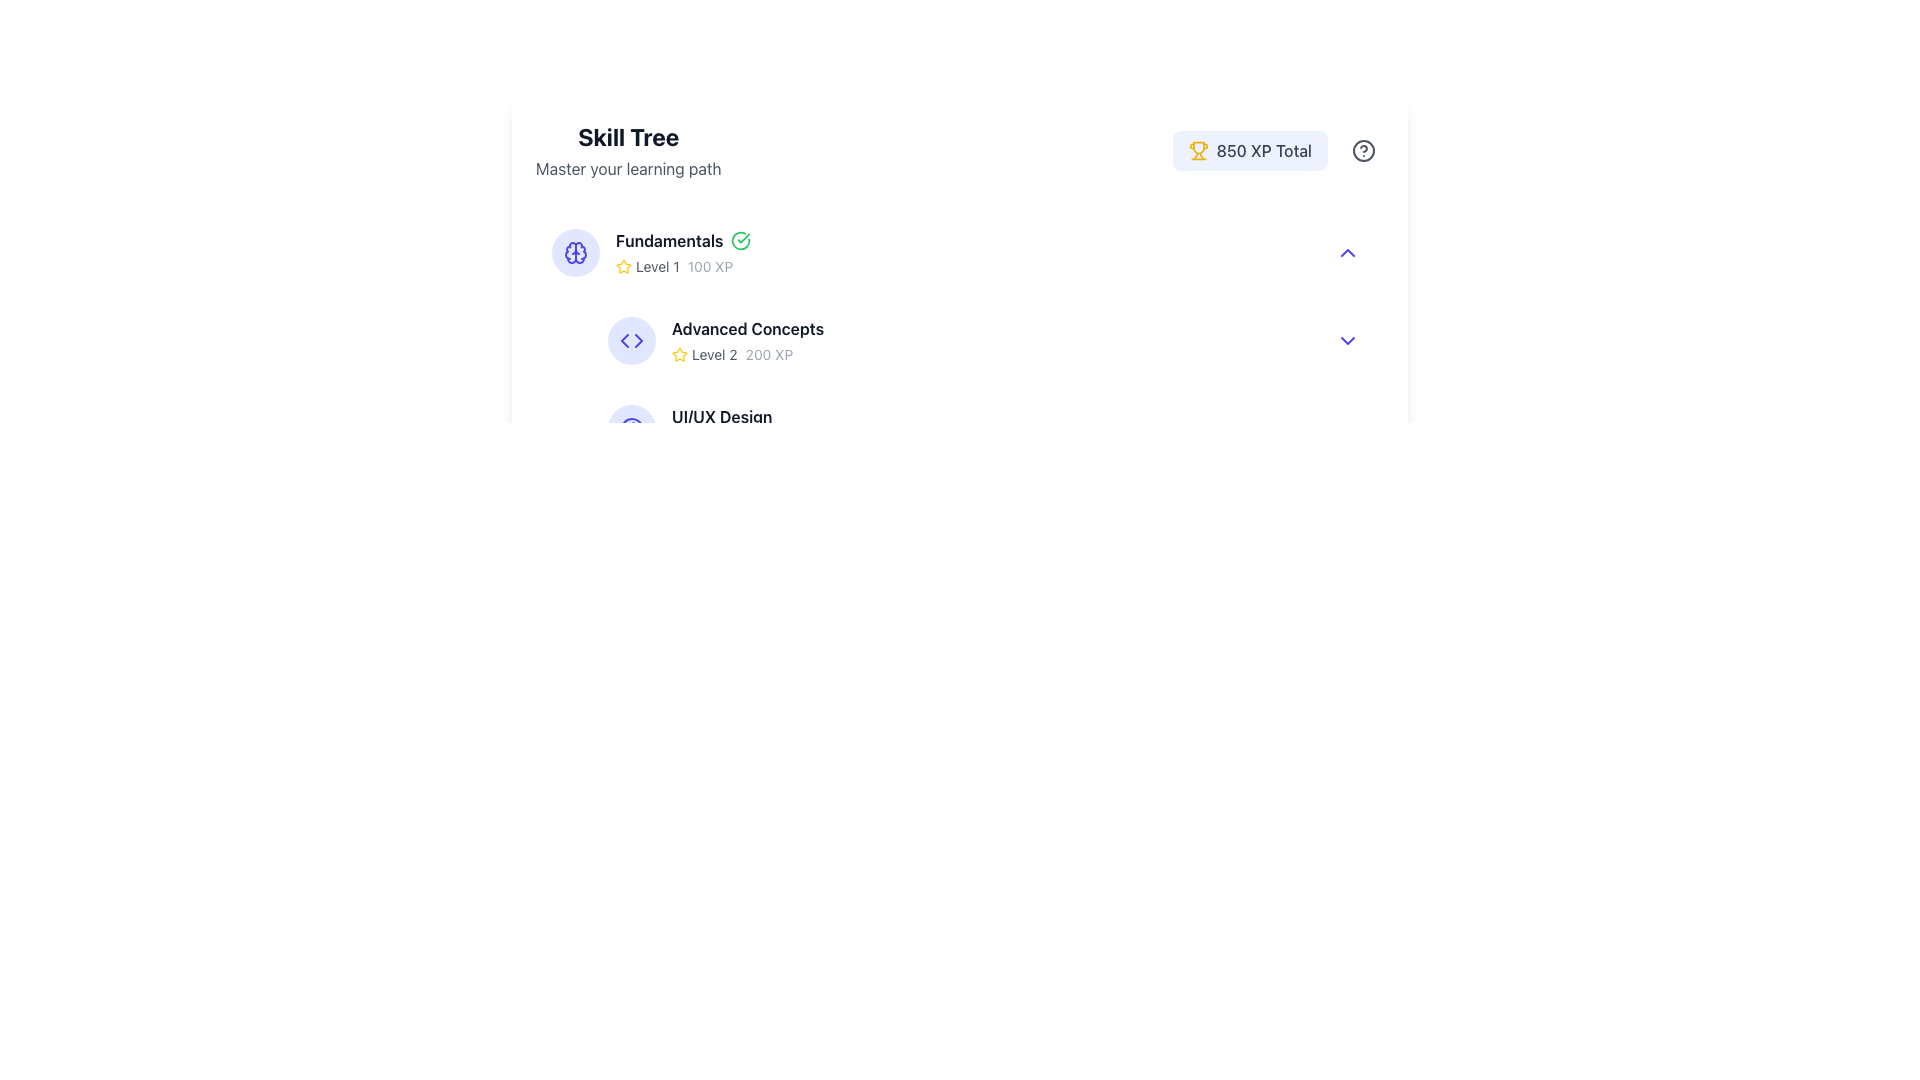 This screenshot has height=1080, width=1920. Describe the element at coordinates (988, 427) in the screenshot. I see `the third list item styled as a button component labeled 'UI/UX Design'` at that location.